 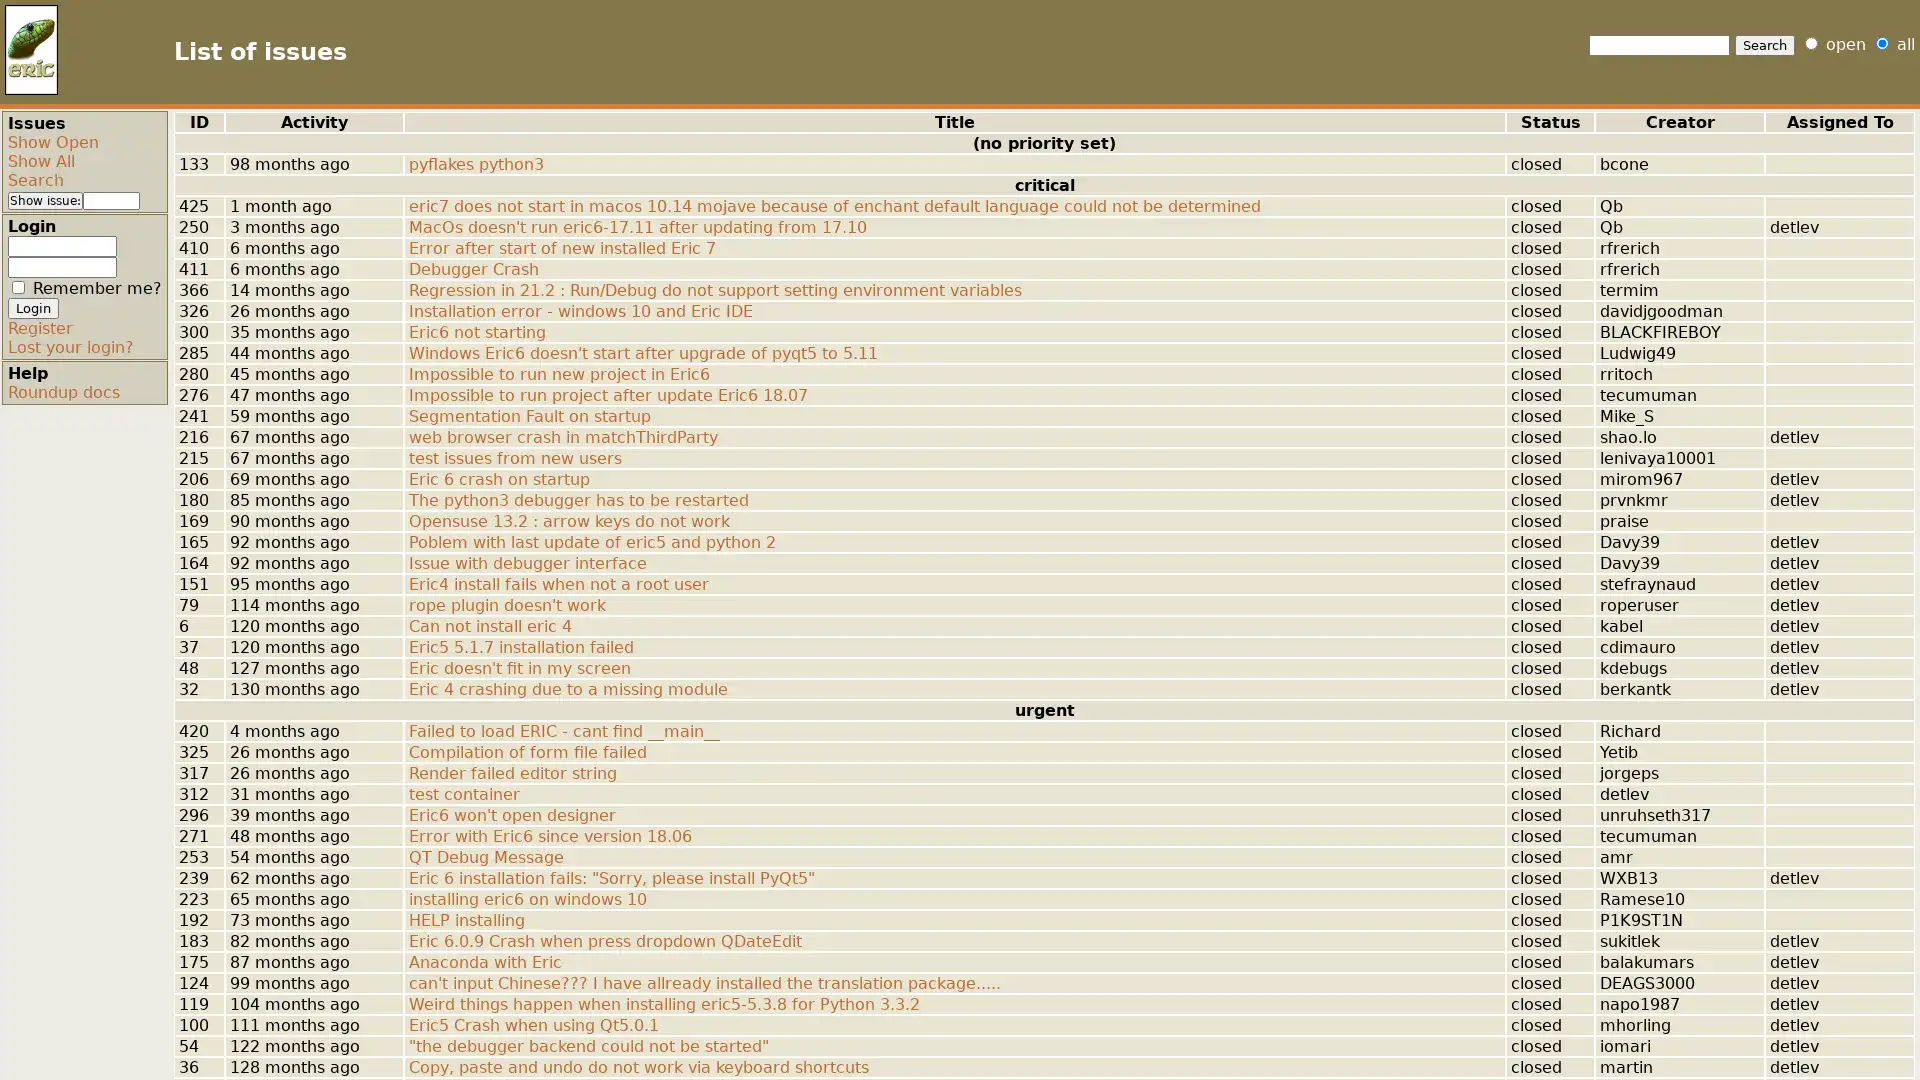 I want to click on Search, so click(x=1765, y=45).